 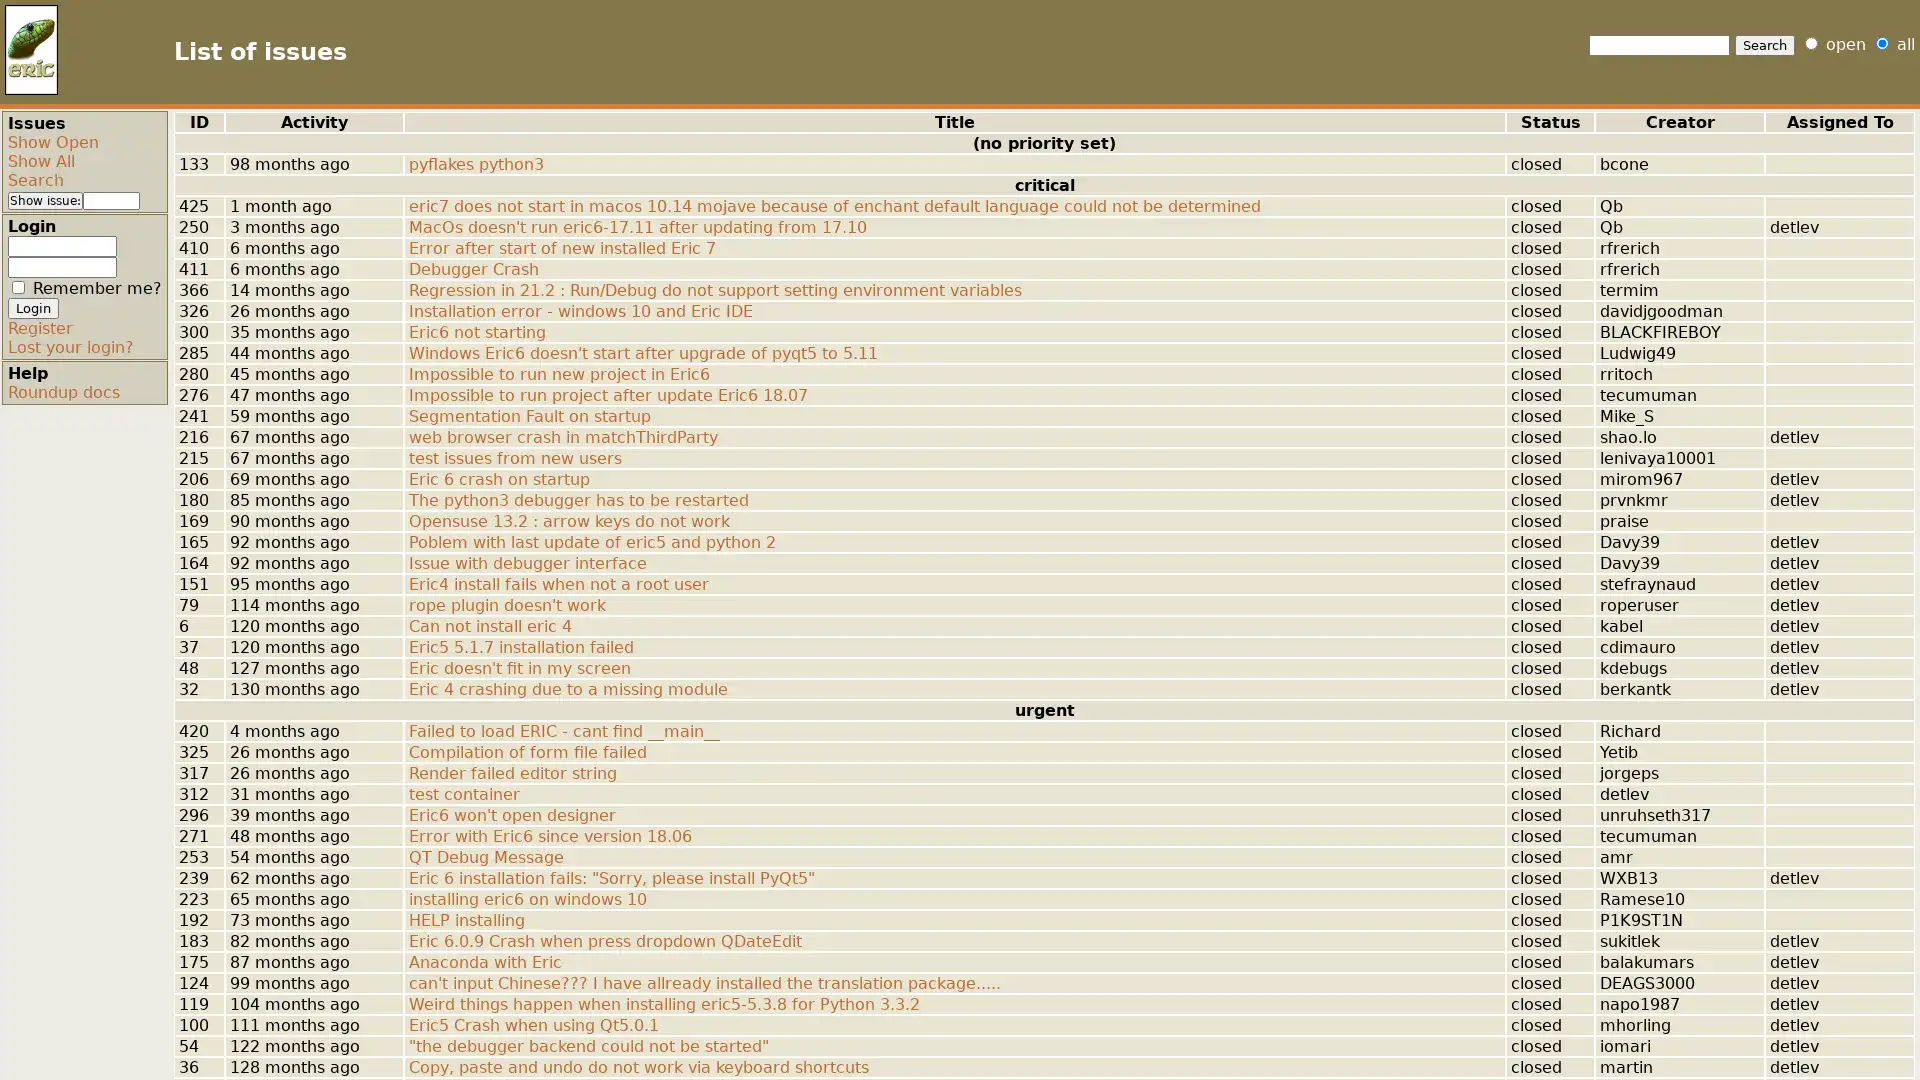 I want to click on Search, so click(x=1765, y=45).